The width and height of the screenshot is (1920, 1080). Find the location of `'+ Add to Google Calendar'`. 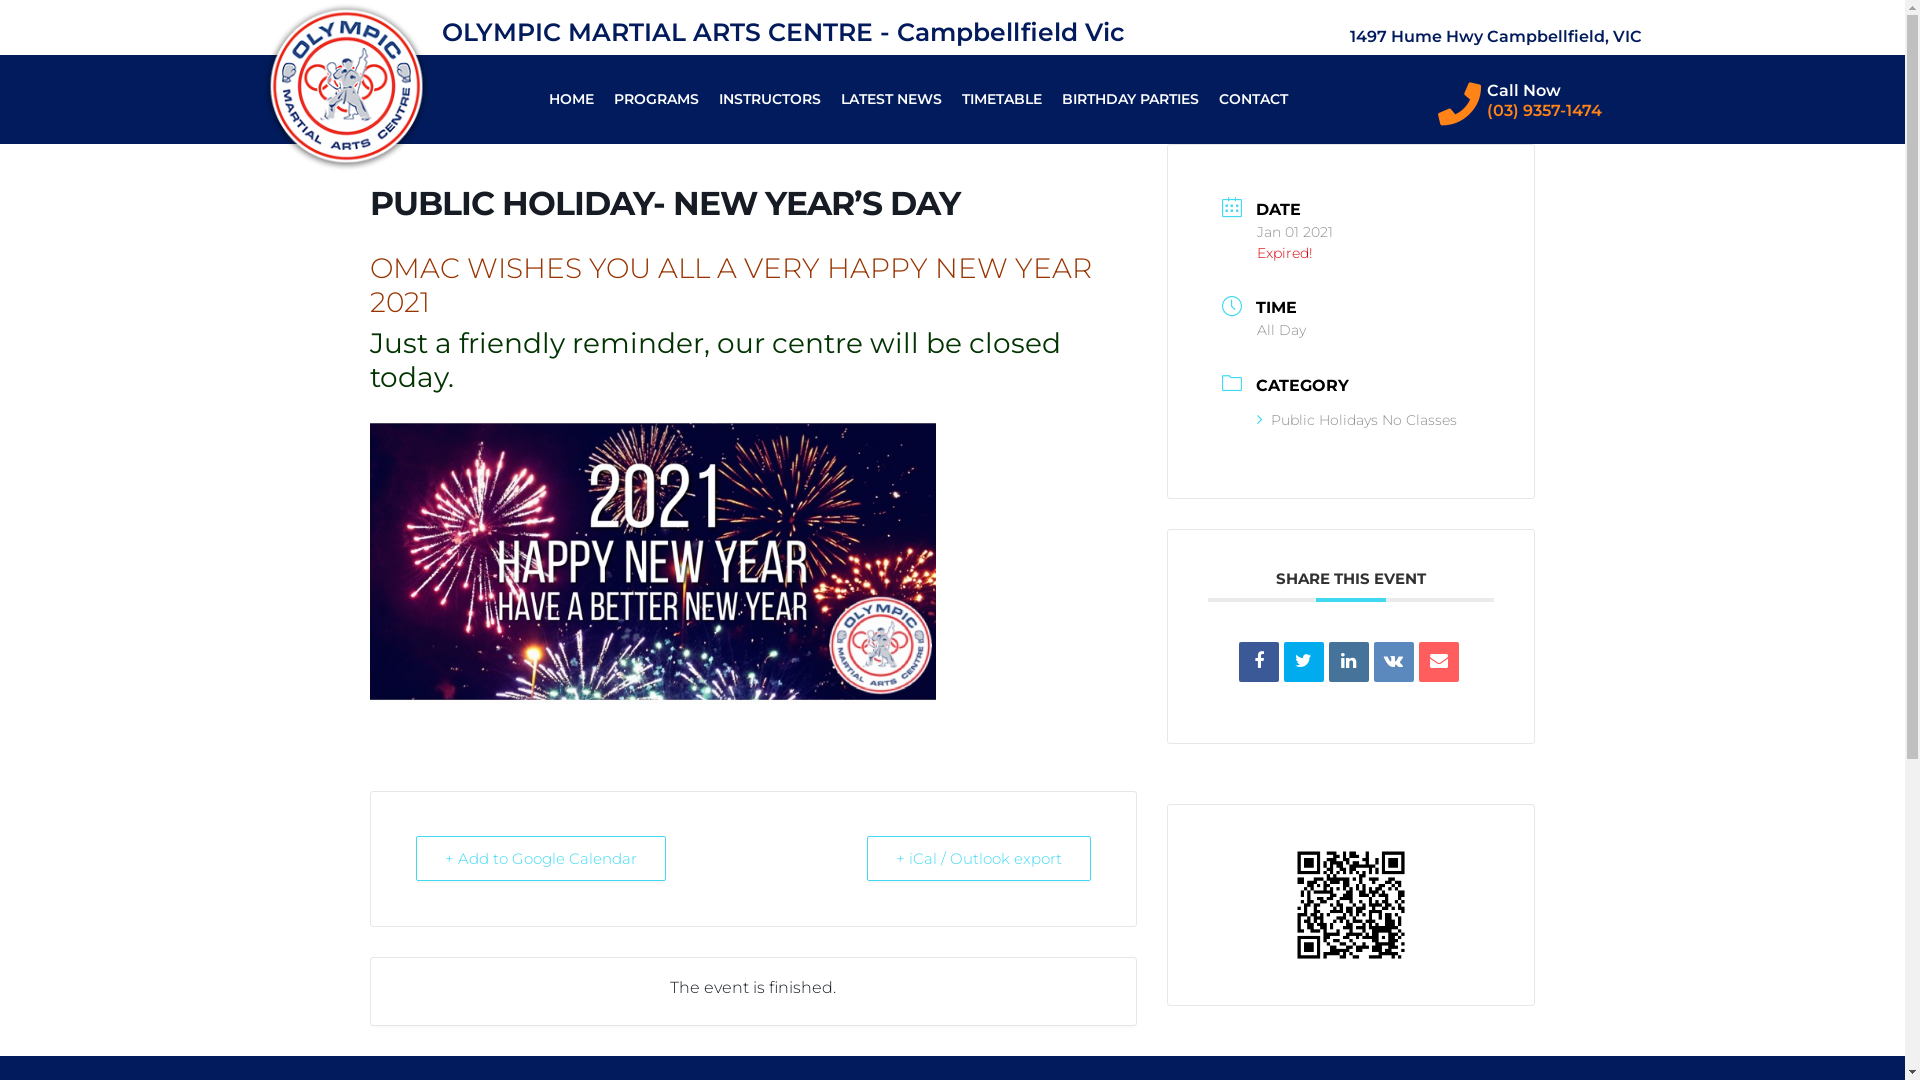

'+ Add to Google Calendar' is located at coordinates (541, 857).